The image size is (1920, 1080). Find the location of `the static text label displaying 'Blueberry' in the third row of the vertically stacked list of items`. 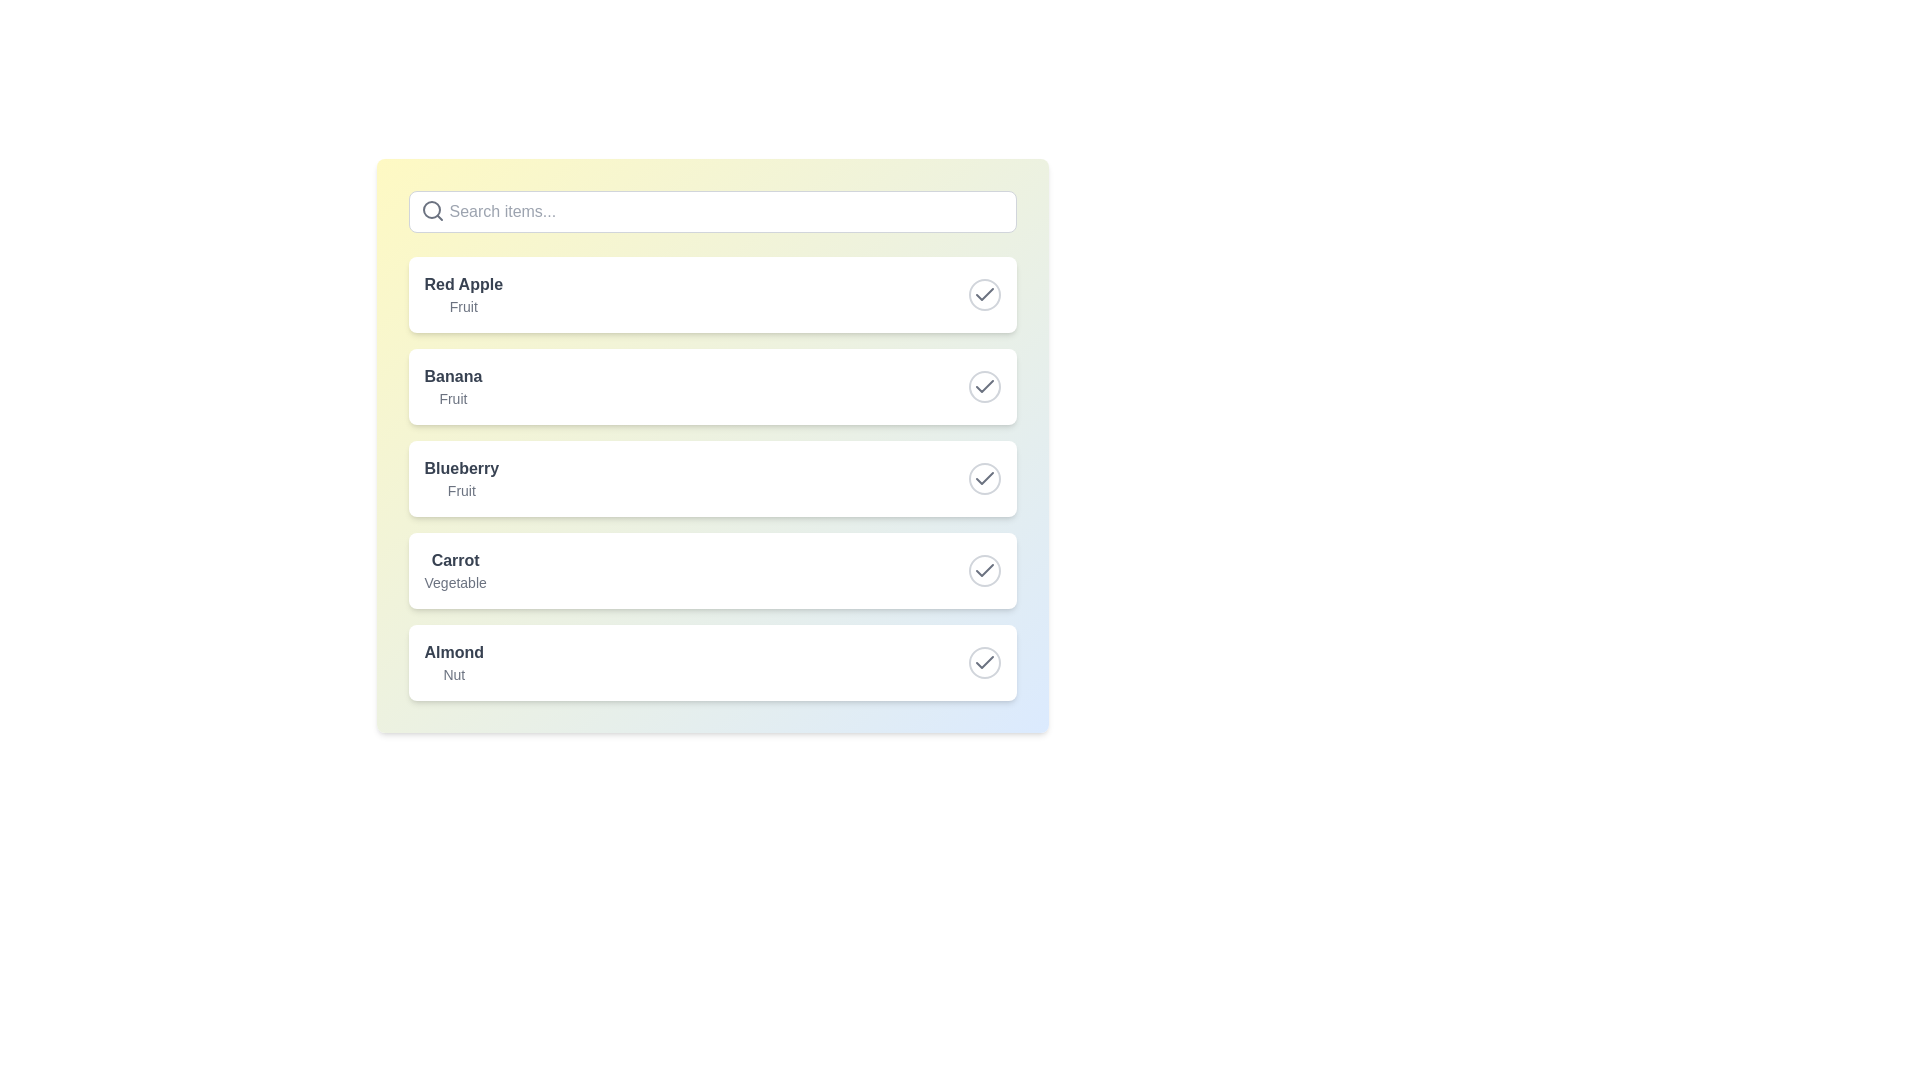

the static text label displaying 'Blueberry' in the third row of the vertically stacked list of items is located at coordinates (460, 478).